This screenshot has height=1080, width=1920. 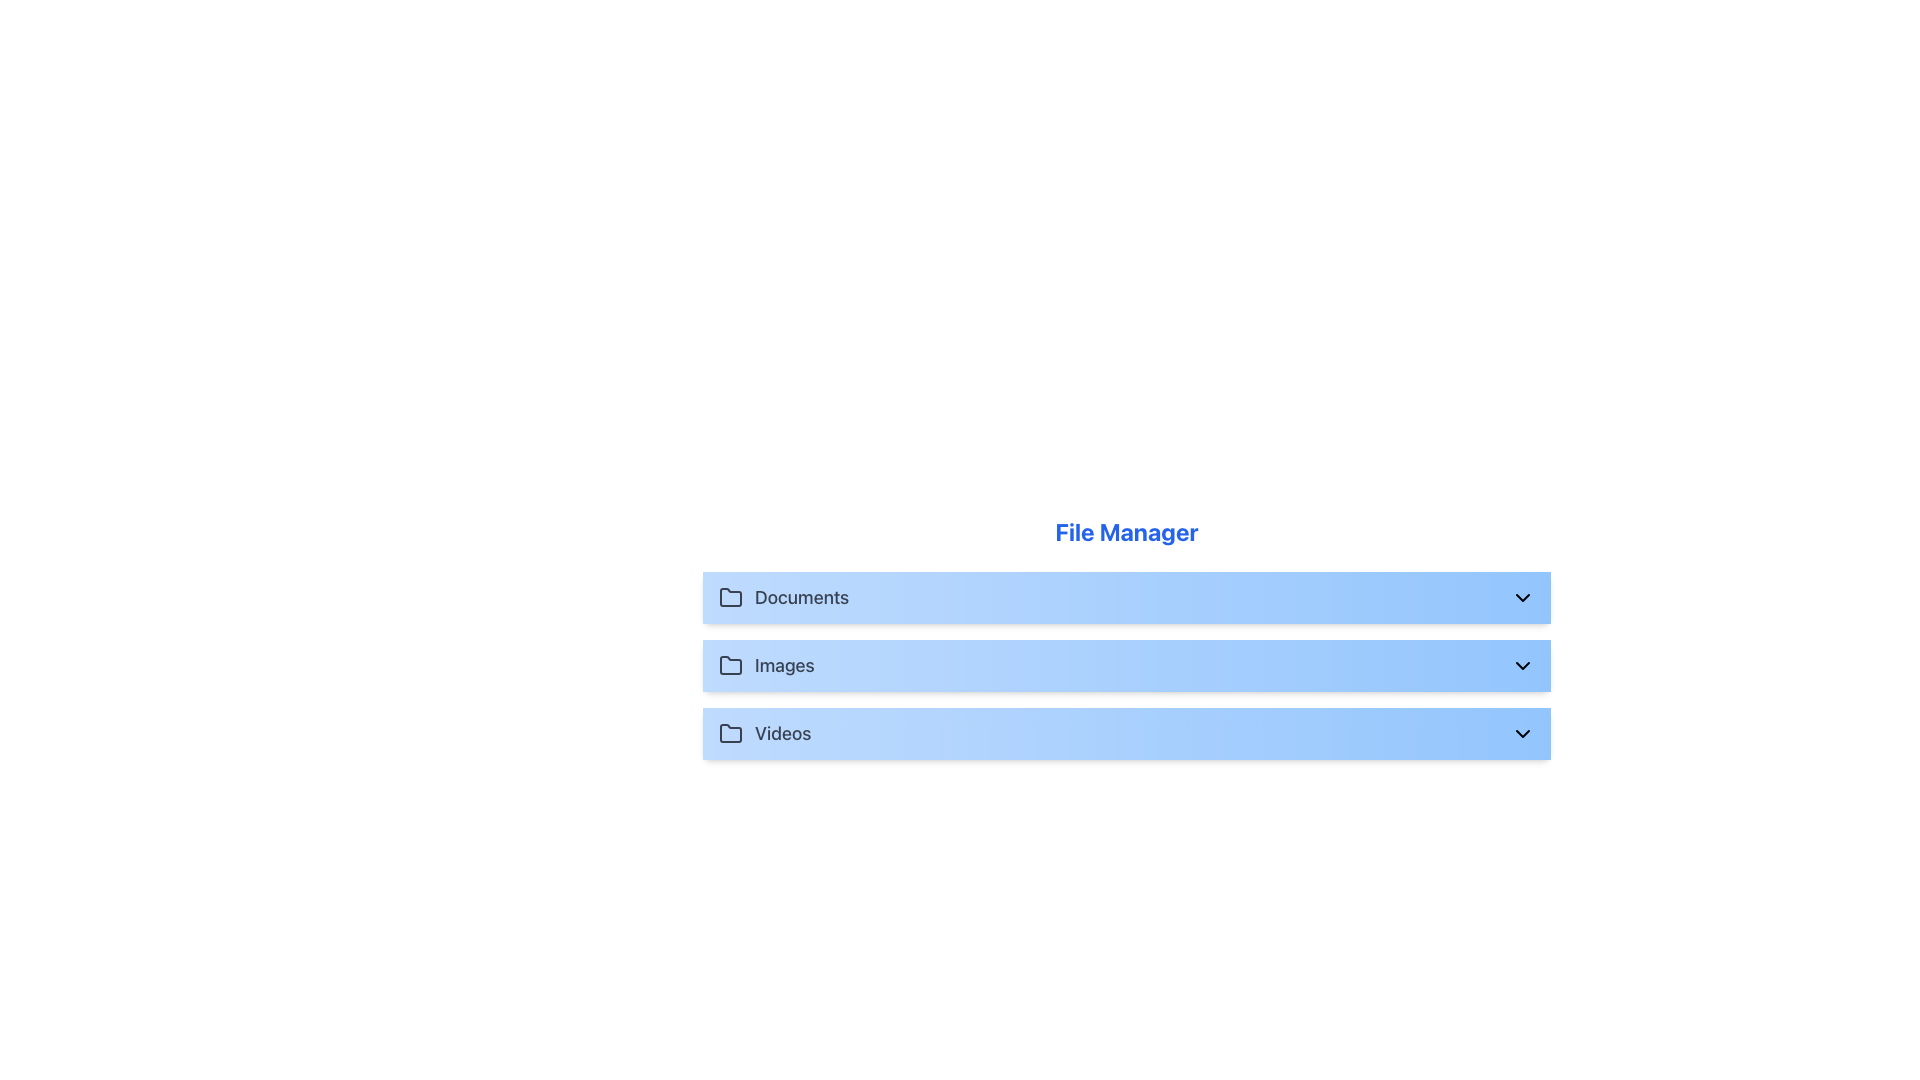 What do you see at coordinates (783, 596) in the screenshot?
I see `the 'Documents' button element` at bounding box center [783, 596].